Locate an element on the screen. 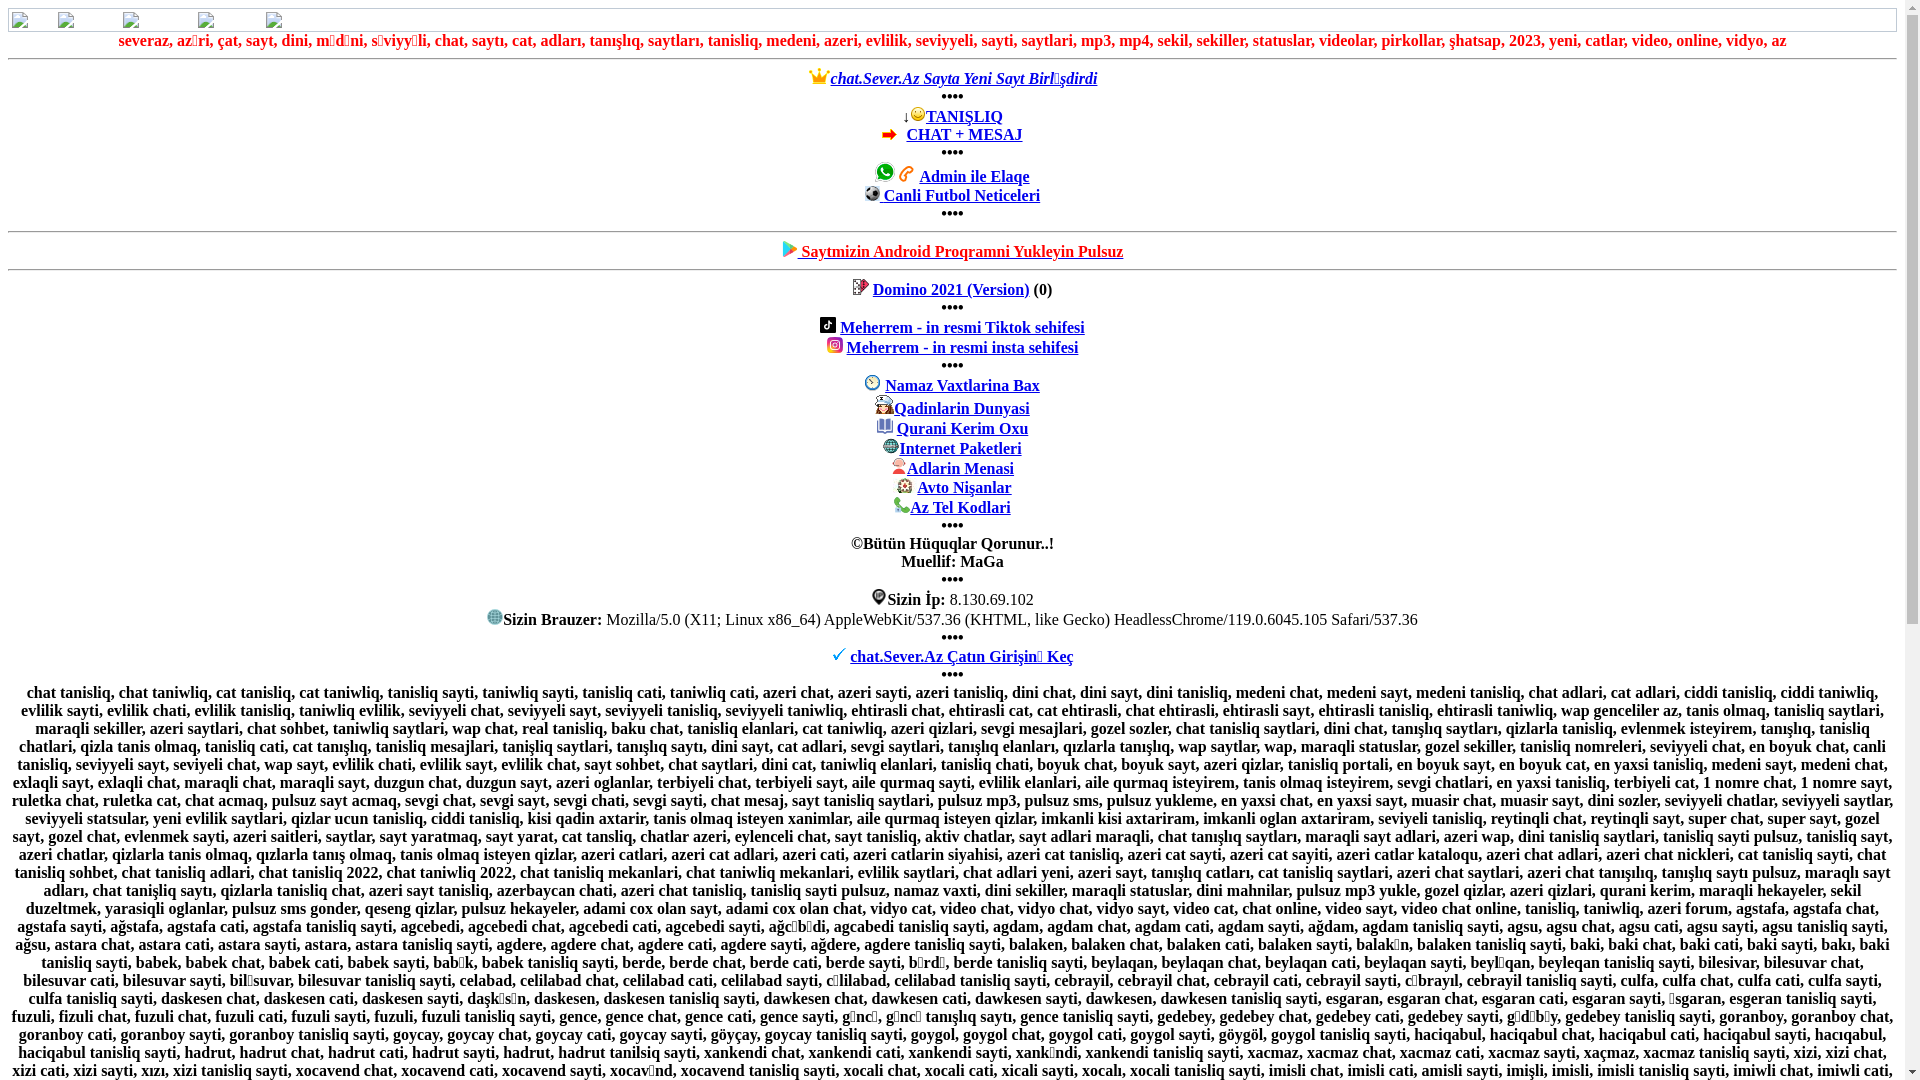 This screenshot has width=1920, height=1080. 'Hom' is located at coordinates (33, 19).